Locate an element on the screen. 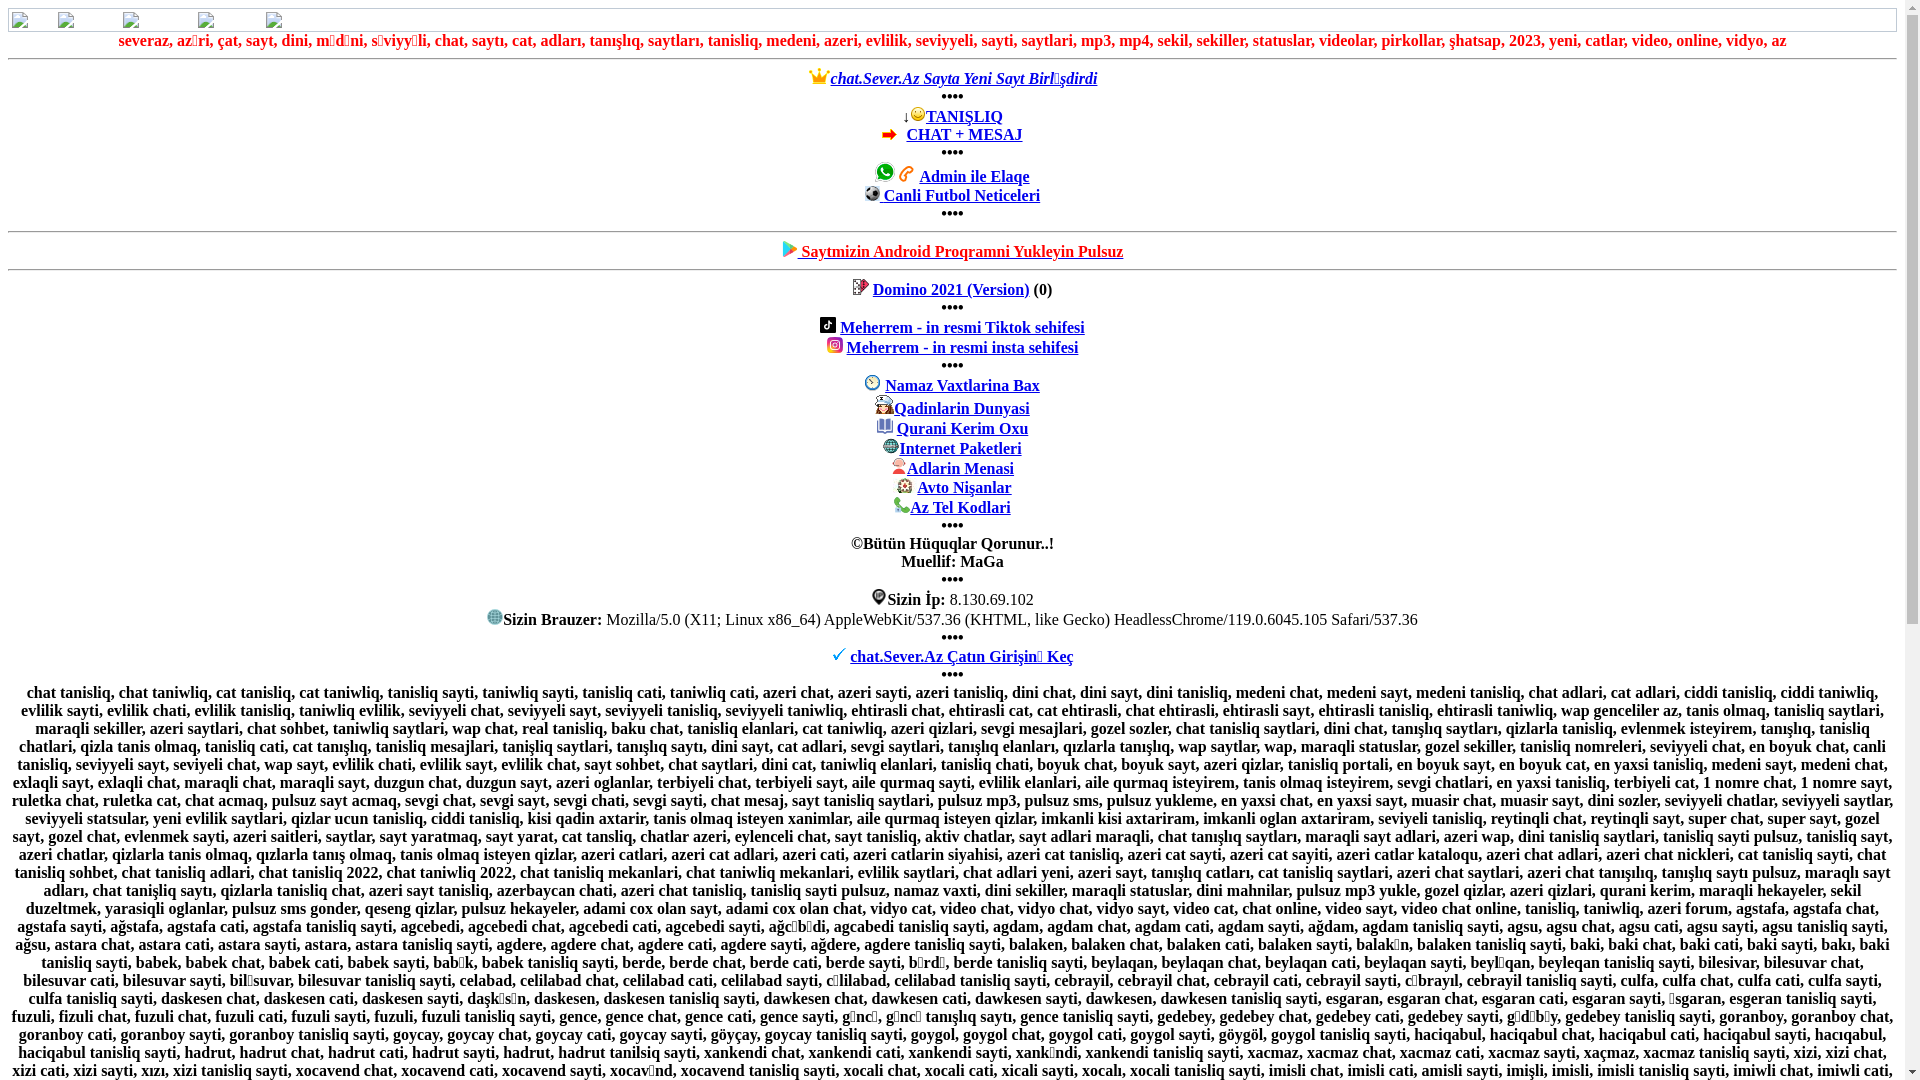 This screenshot has width=1920, height=1080. 'Hom' is located at coordinates (33, 19).